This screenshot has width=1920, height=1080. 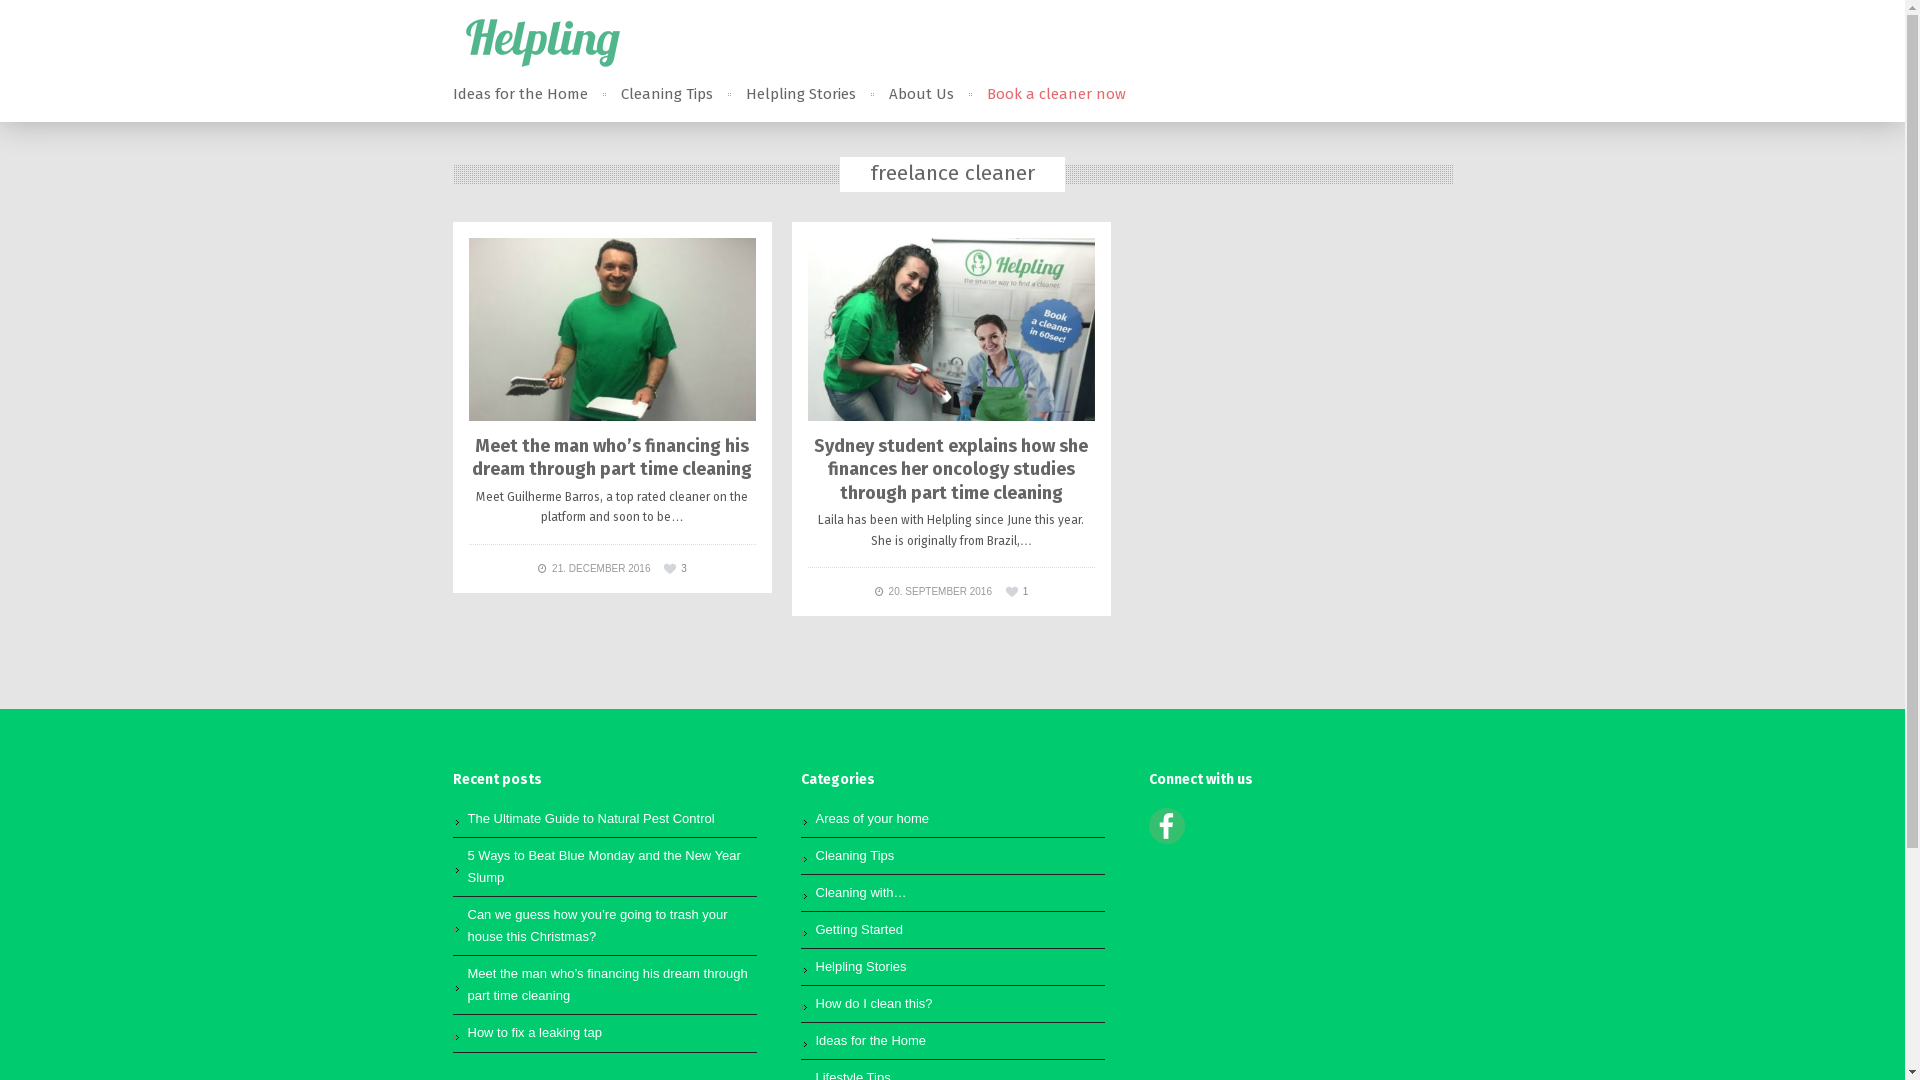 What do you see at coordinates (590, 818) in the screenshot?
I see `'The Ultimate Guide to Natural Pest Control'` at bounding box center [590, 818].